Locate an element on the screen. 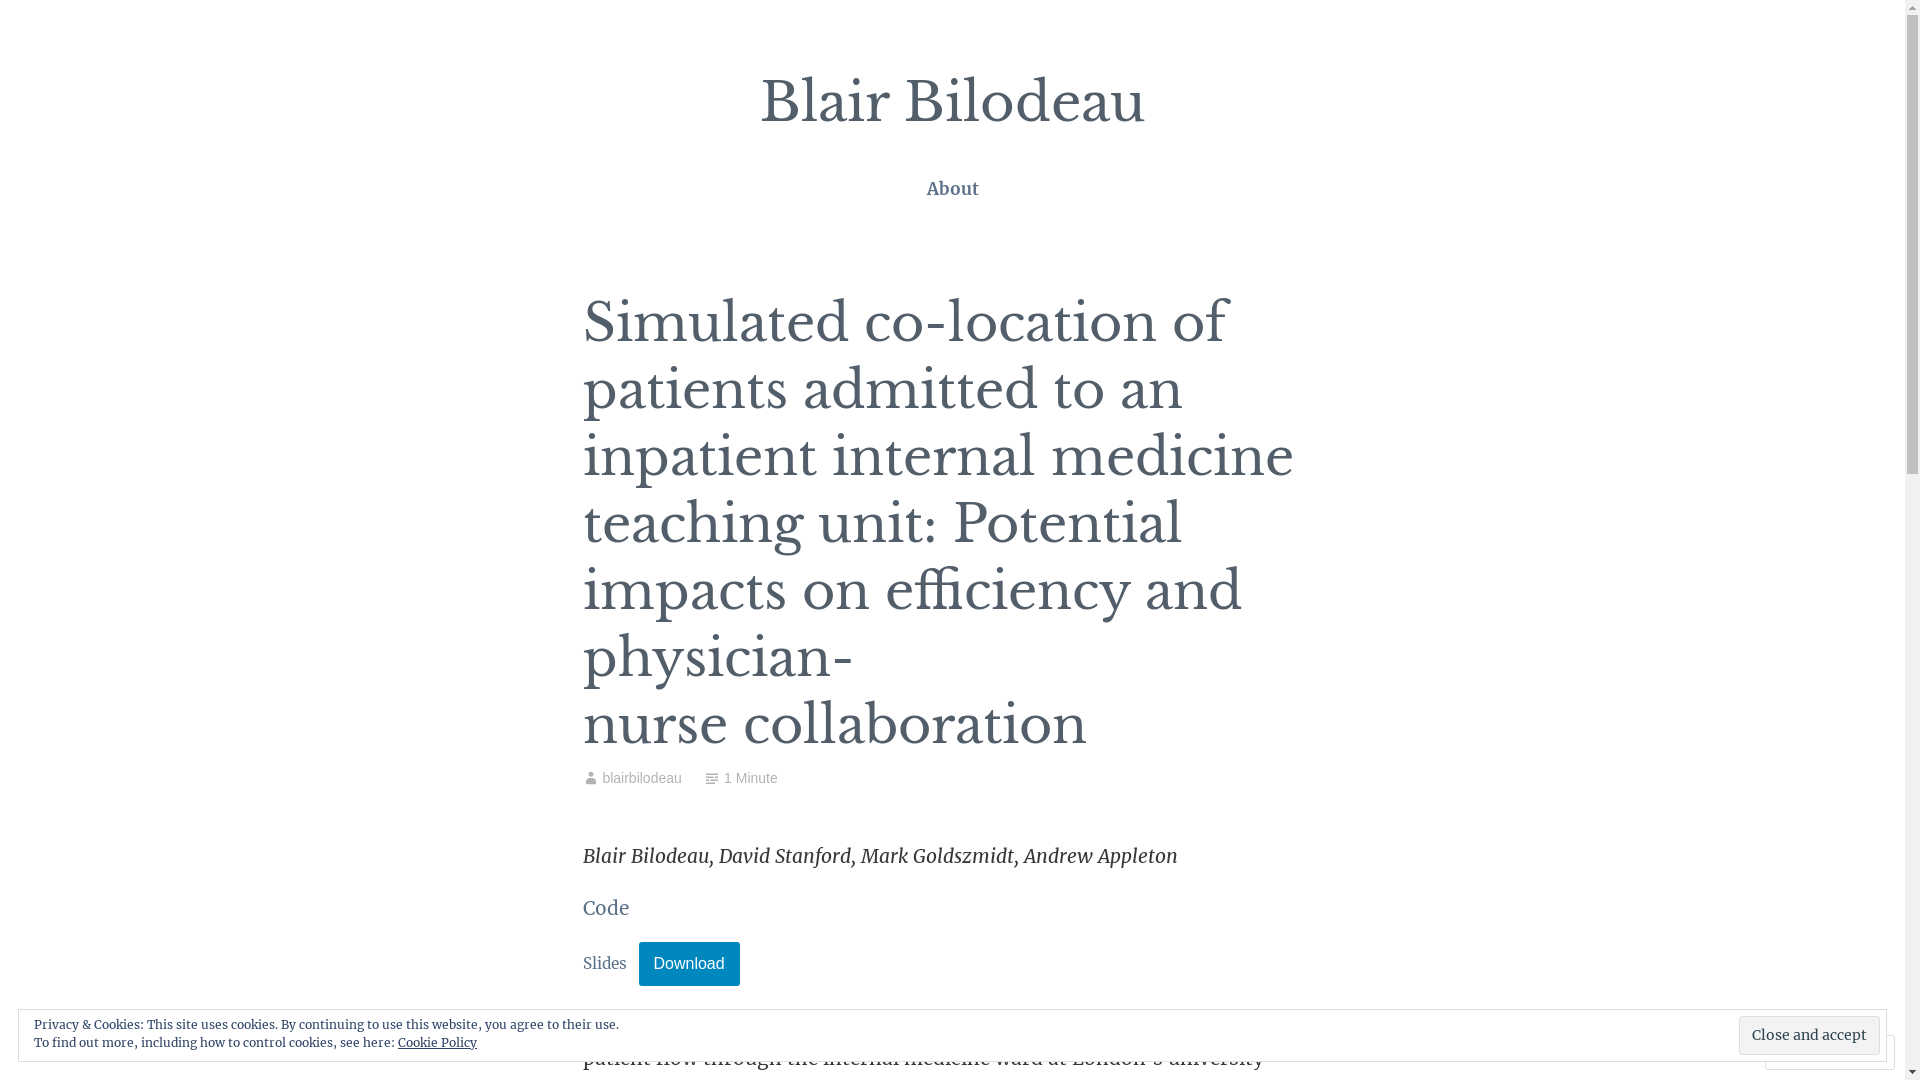 The image size is (1920, 1080). 'Code' is located at coordinates (603, 907).